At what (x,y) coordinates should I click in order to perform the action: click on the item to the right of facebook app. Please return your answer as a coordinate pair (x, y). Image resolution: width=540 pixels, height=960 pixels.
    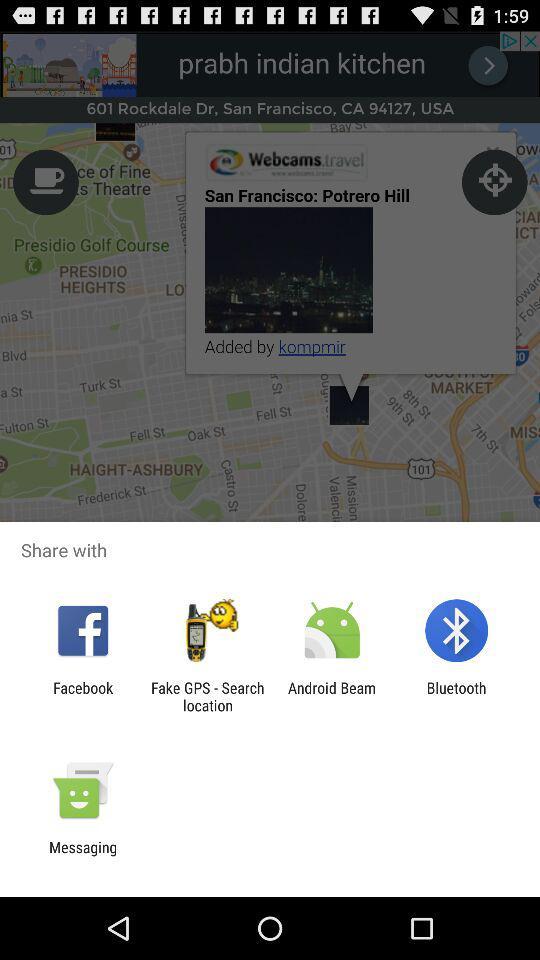
    Looking at the image, I should click on (206, 696).